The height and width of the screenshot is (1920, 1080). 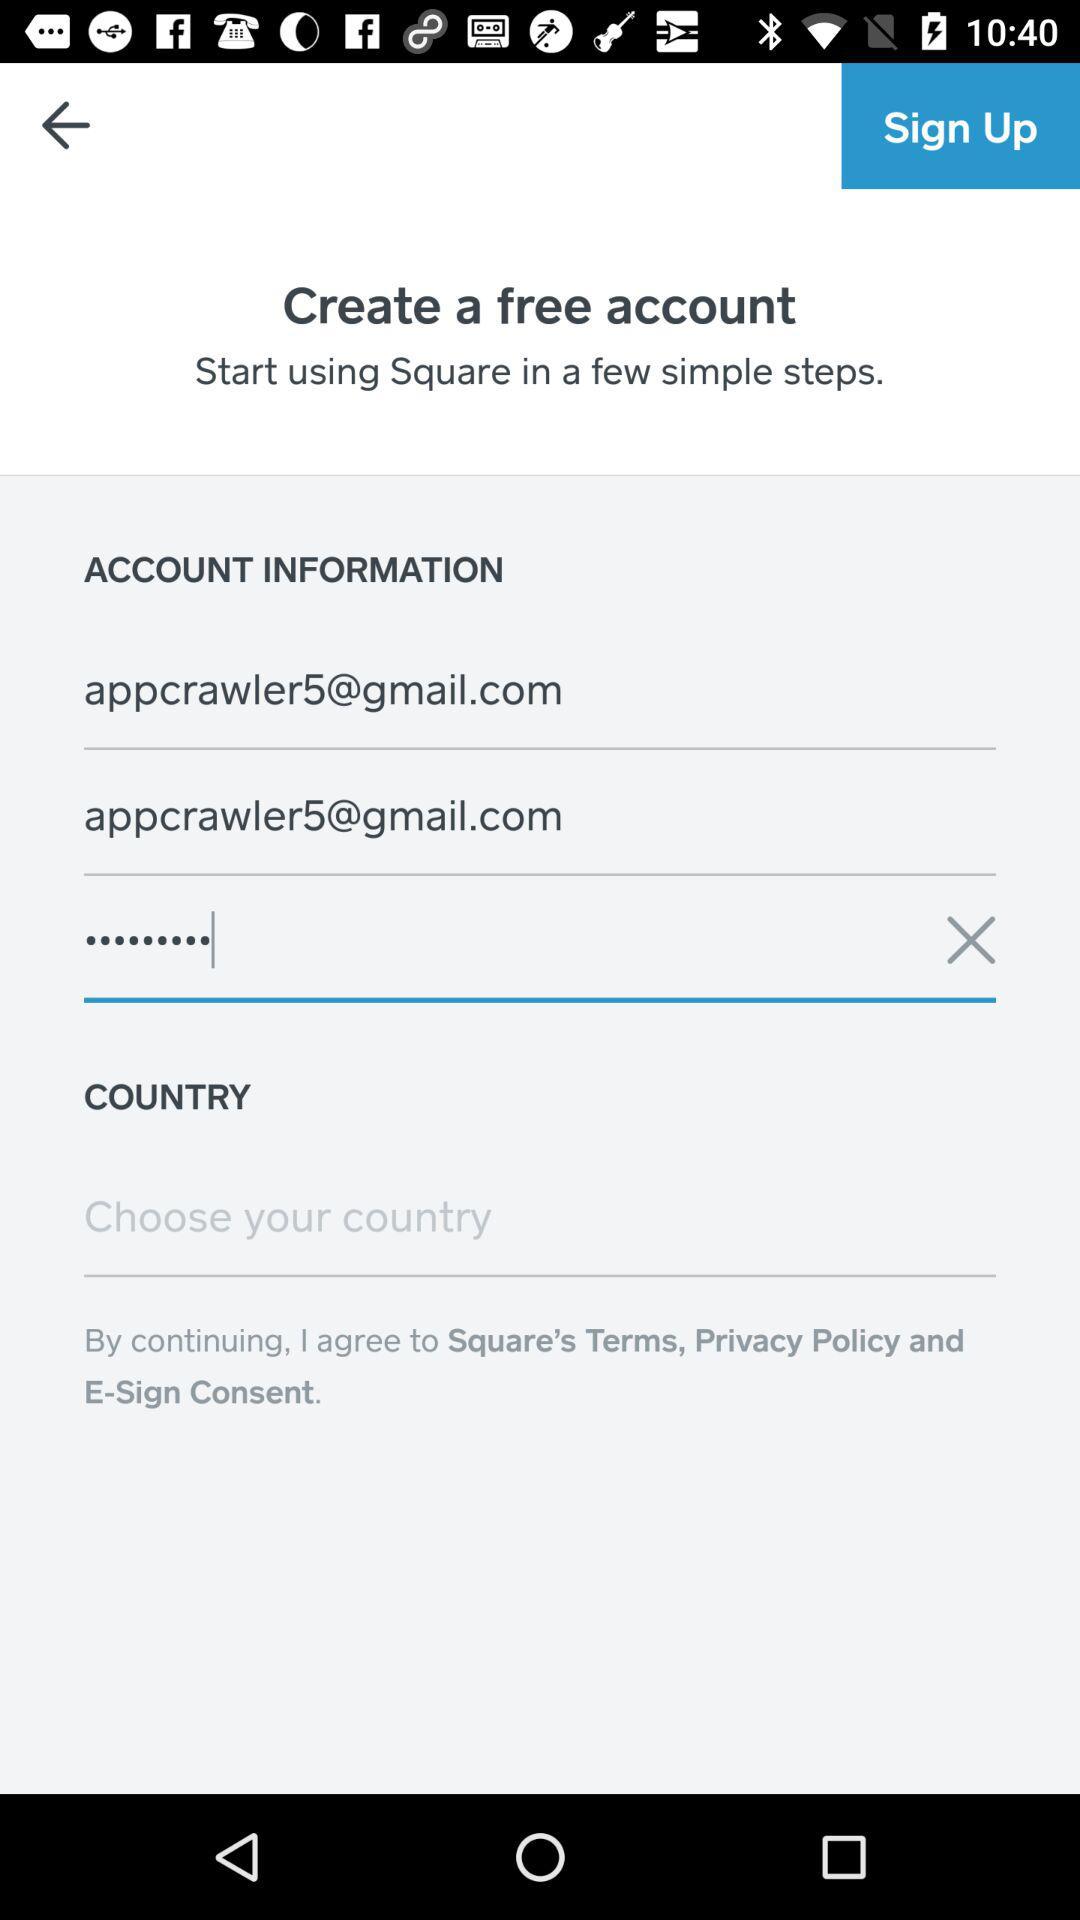 I want to click on choose your country, so click(x=540, y=1213).